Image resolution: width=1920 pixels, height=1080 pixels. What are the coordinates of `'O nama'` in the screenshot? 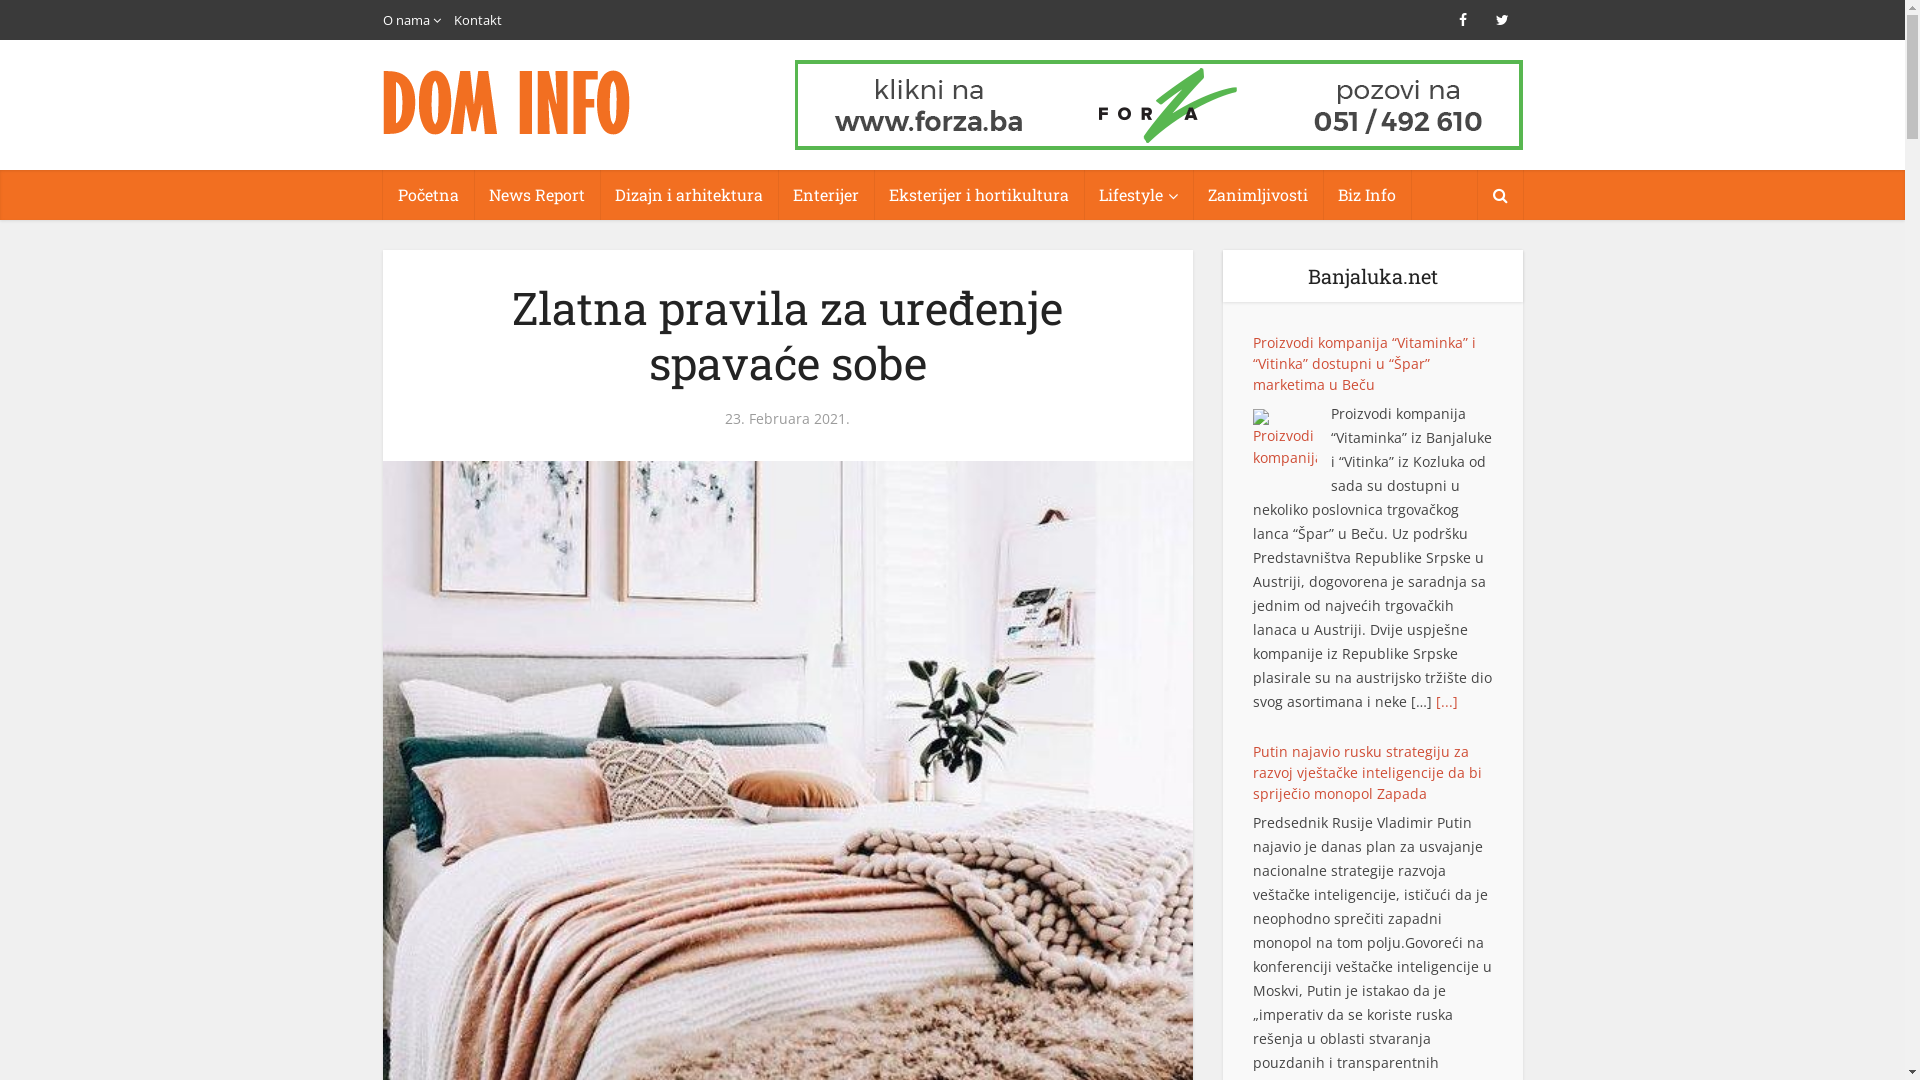 It's located at (382, 19).